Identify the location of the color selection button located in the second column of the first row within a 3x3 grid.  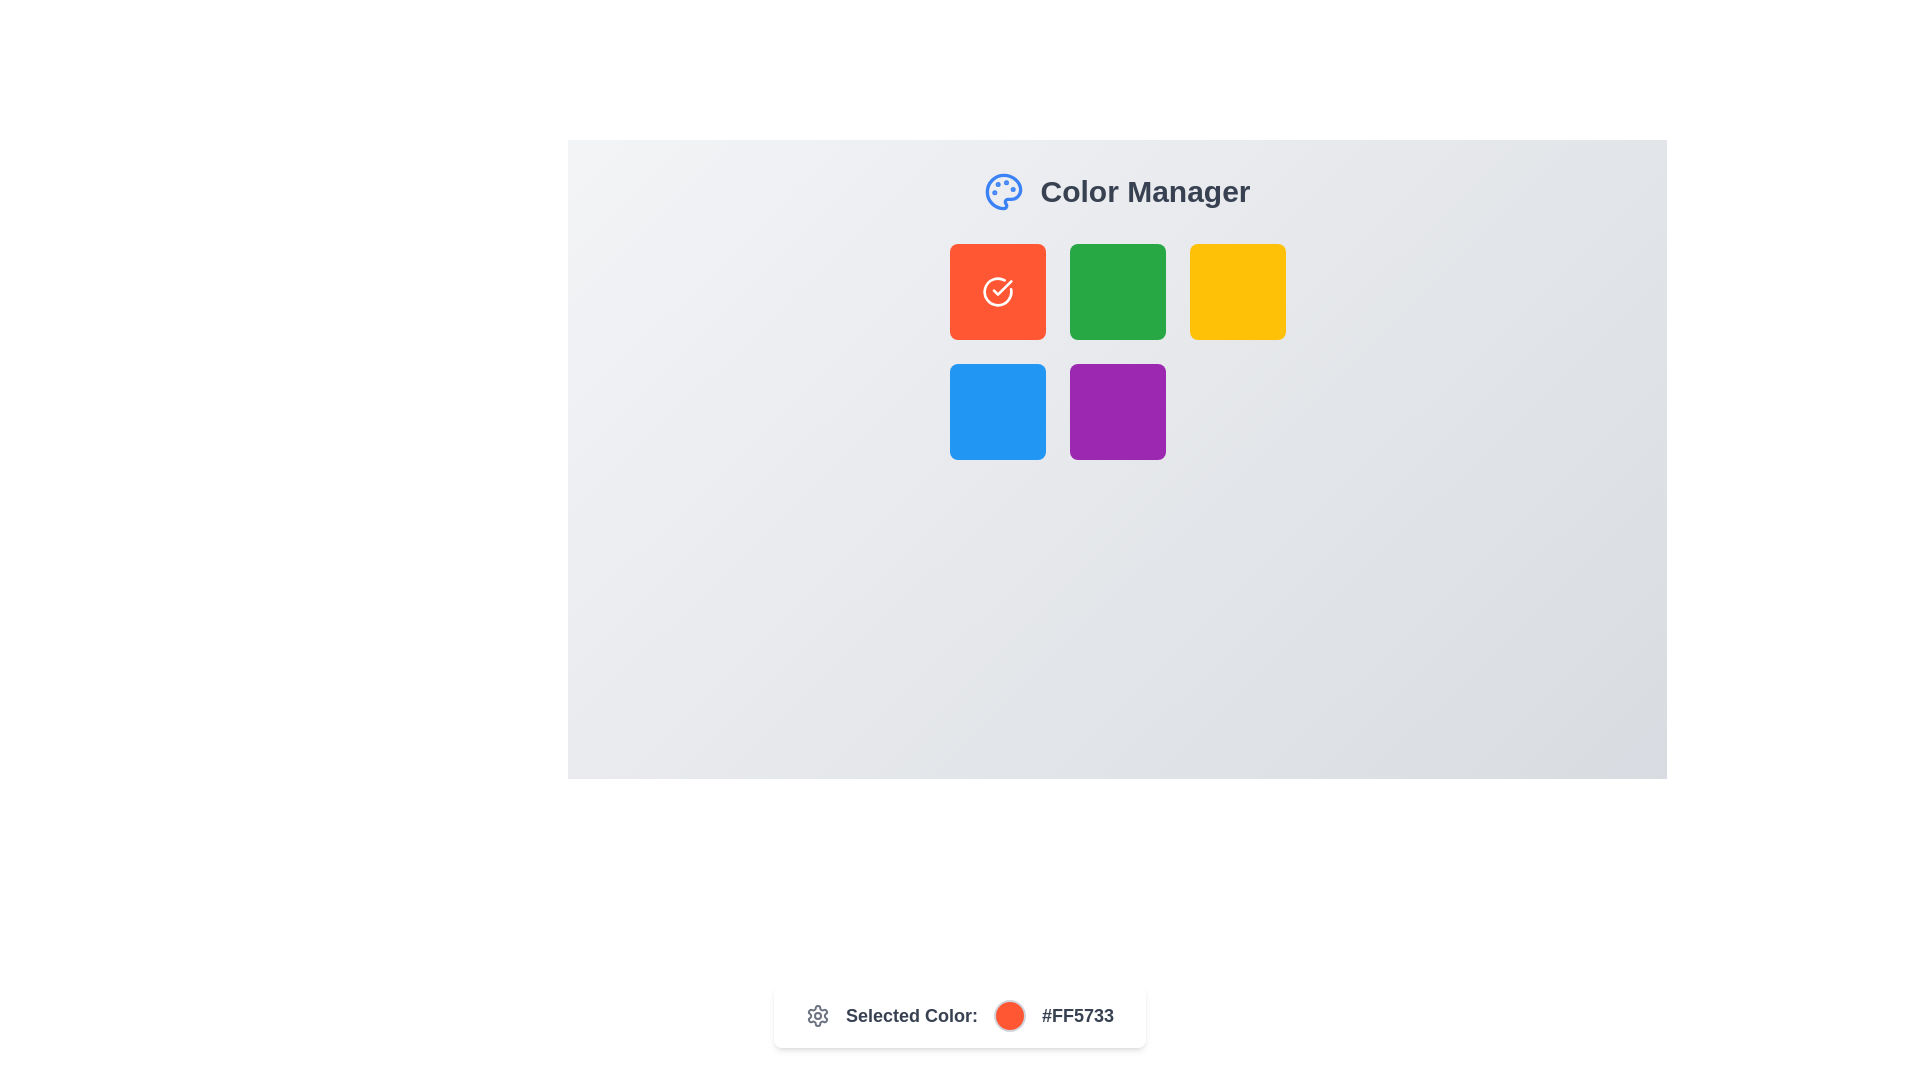
(1116, 292).